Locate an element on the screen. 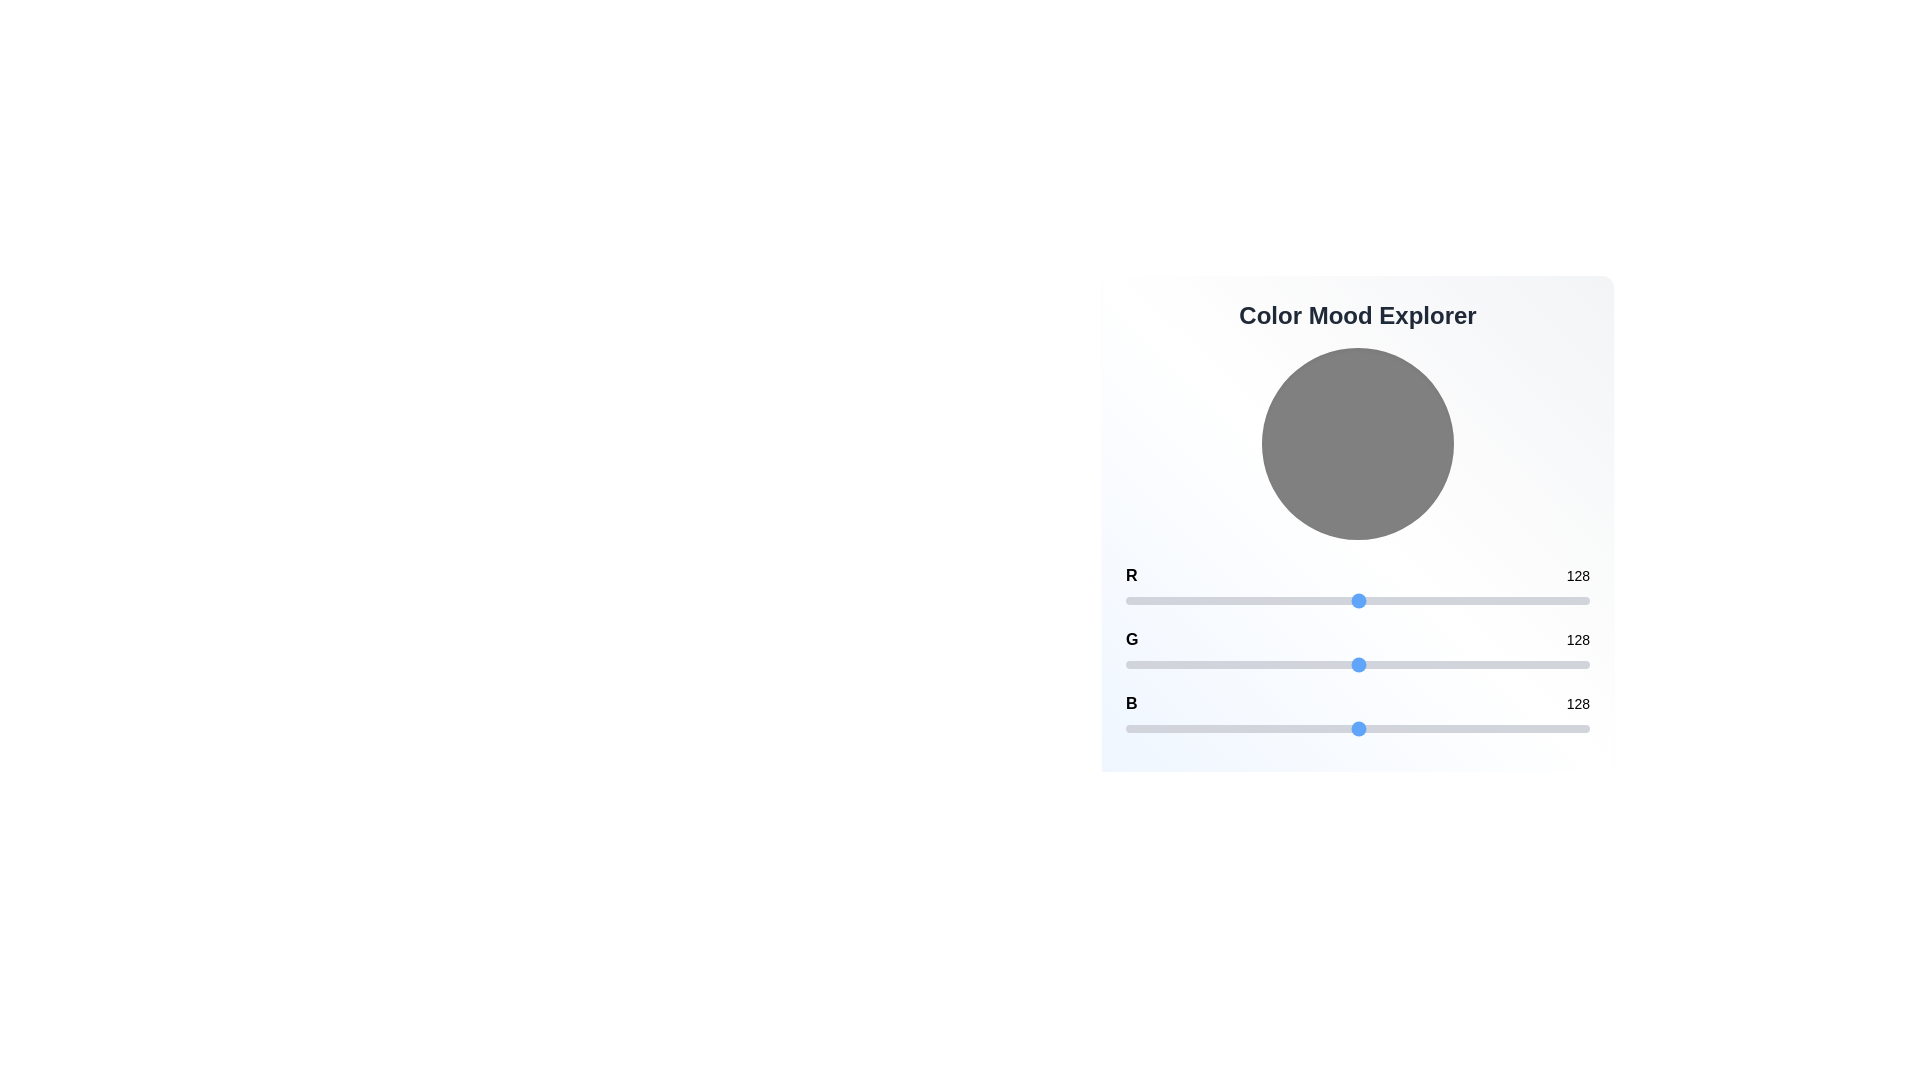 The image size is (1920, 1080). the red channel slider to 10 value is located at coordinates (1144, 600).